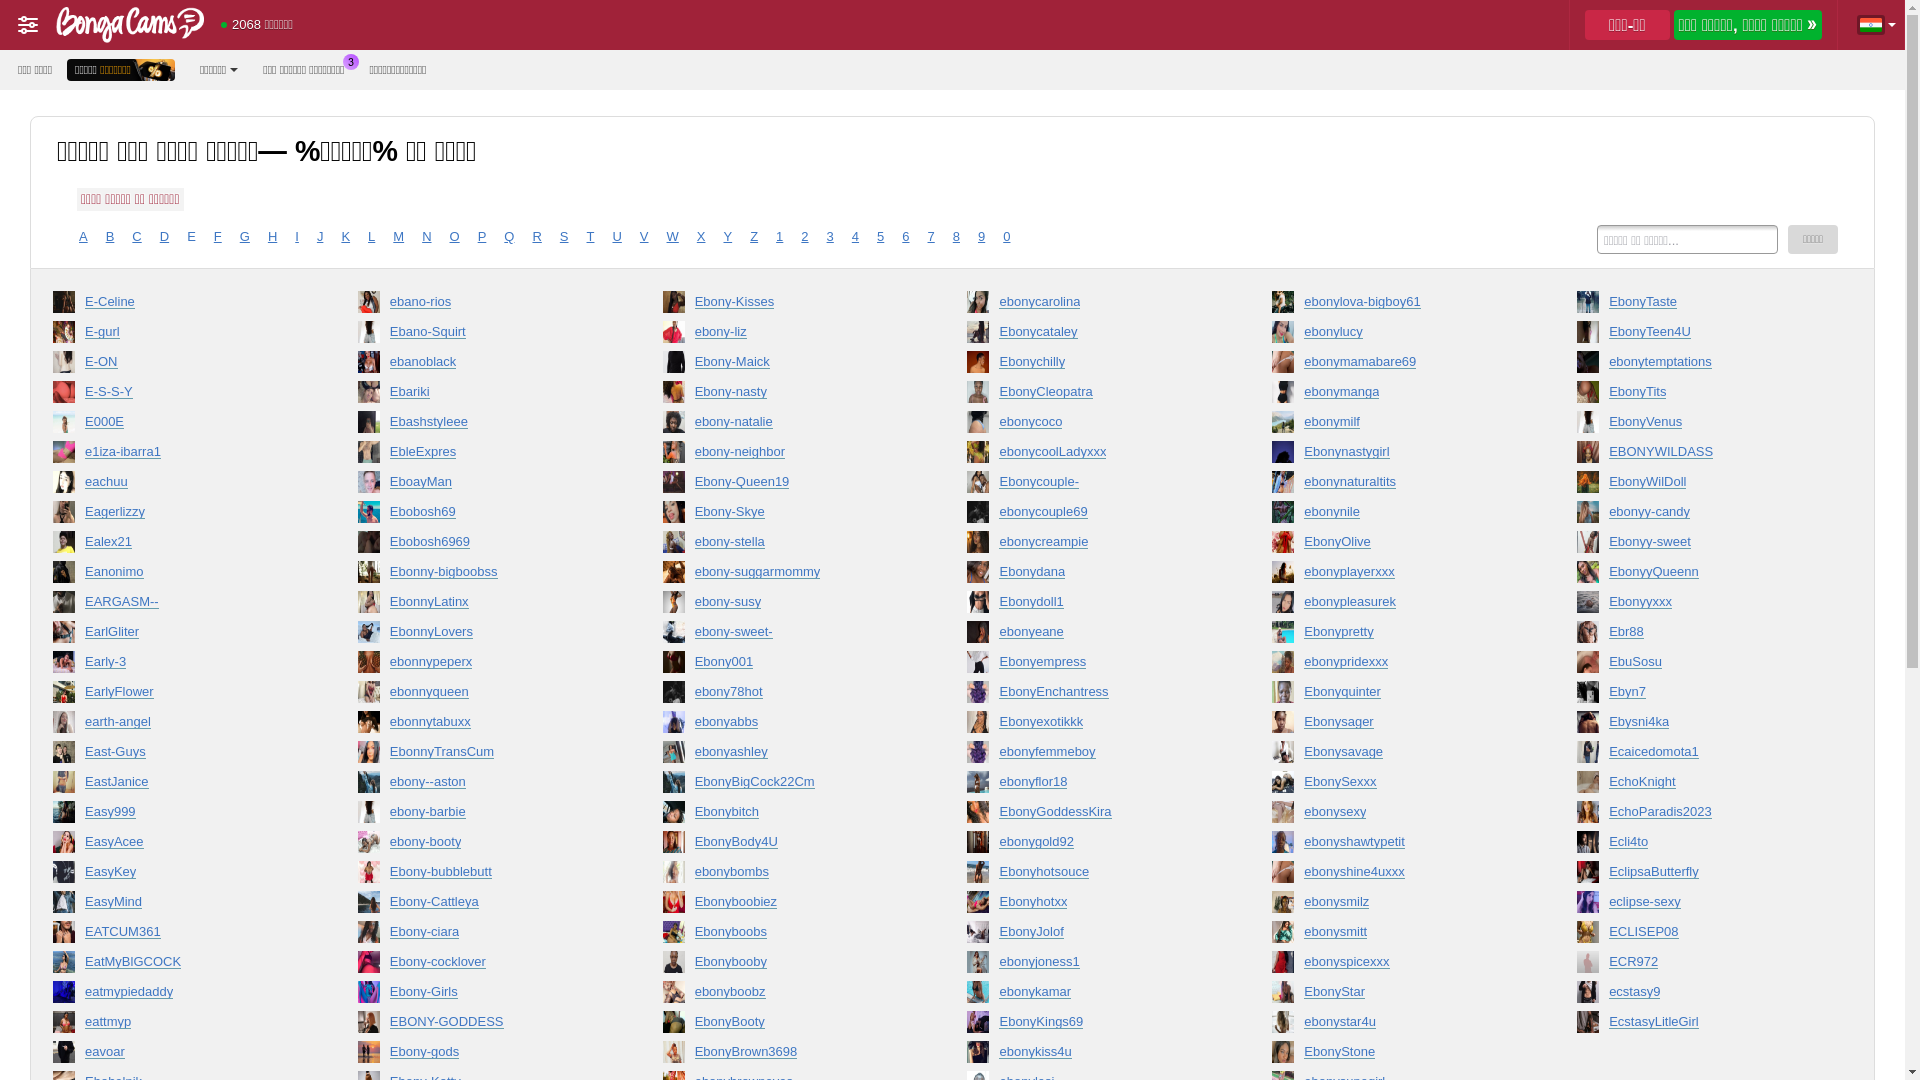  Describe the element at coordinates (271, 235) in the screenshot. I see `'H'` at that location.